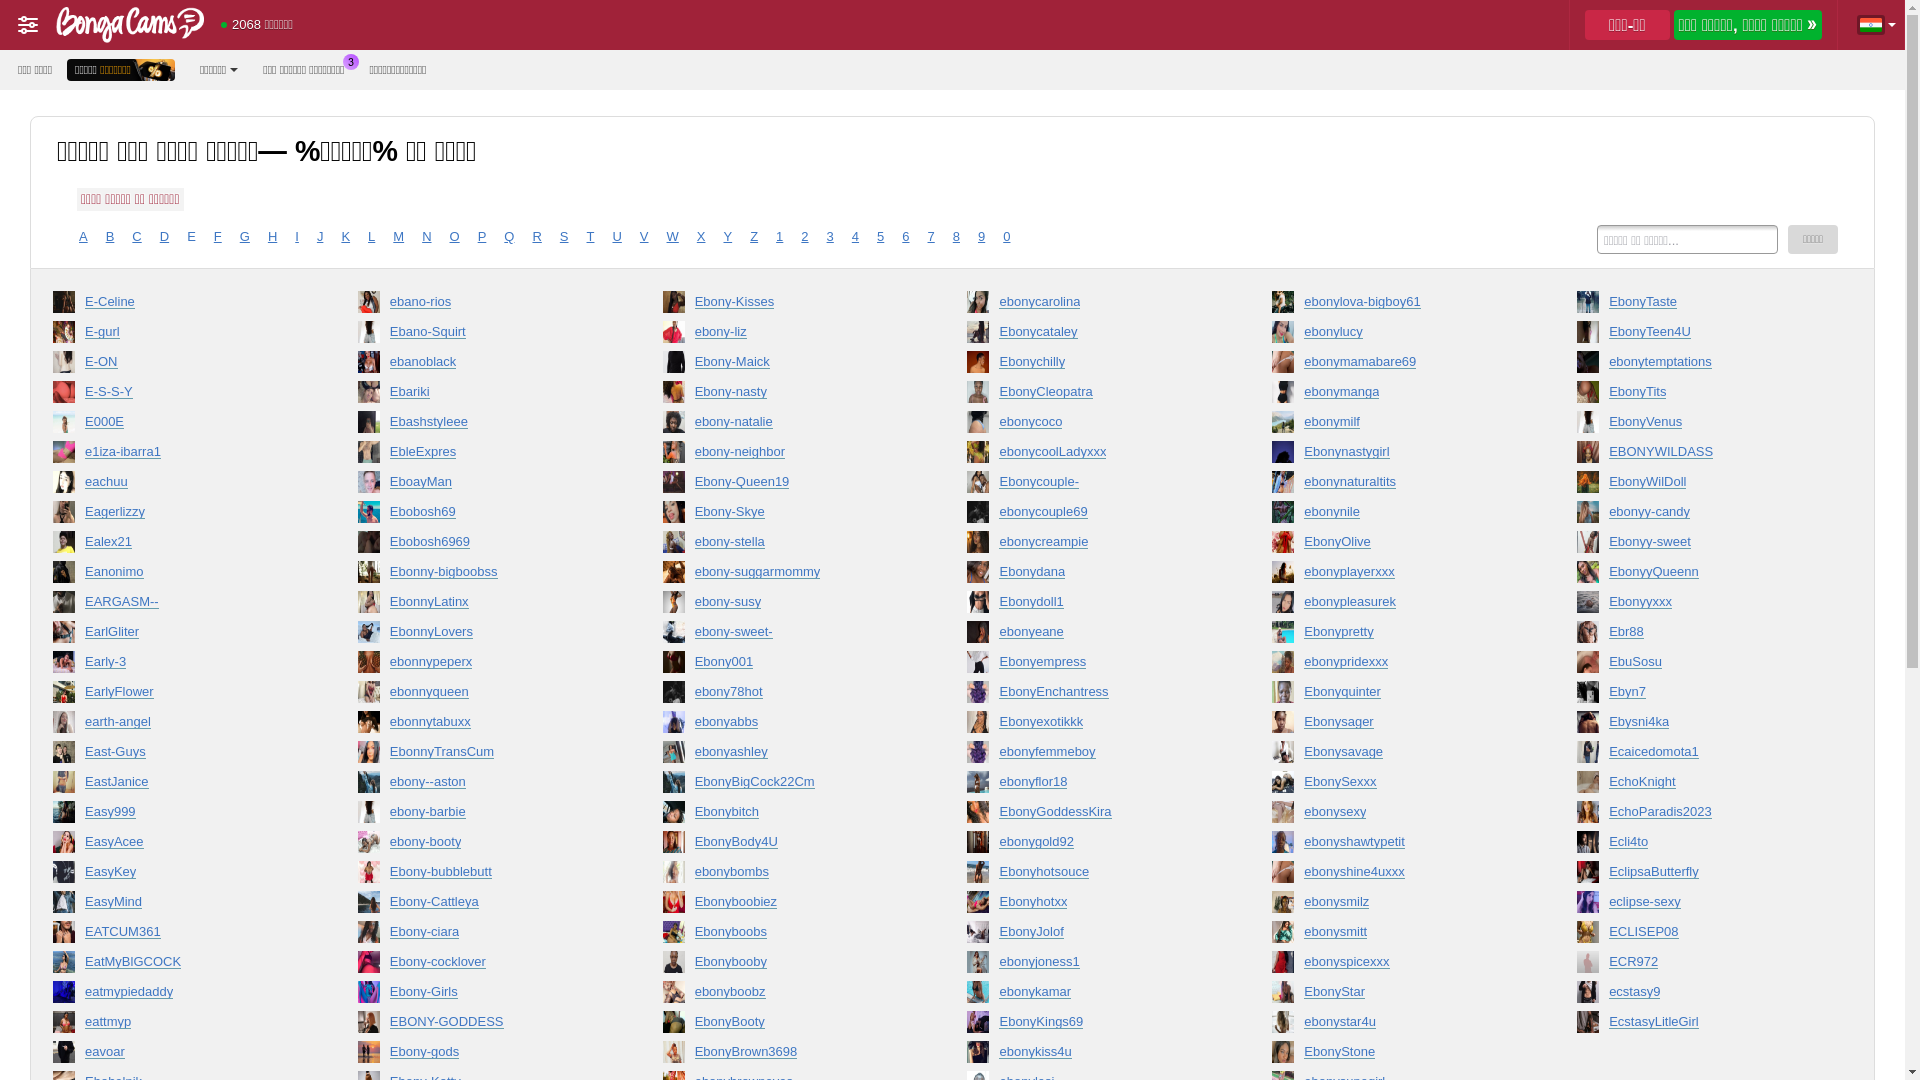  Describe the element at coordinates (271, 235) in the screenshot. I see `'H'` at that location.